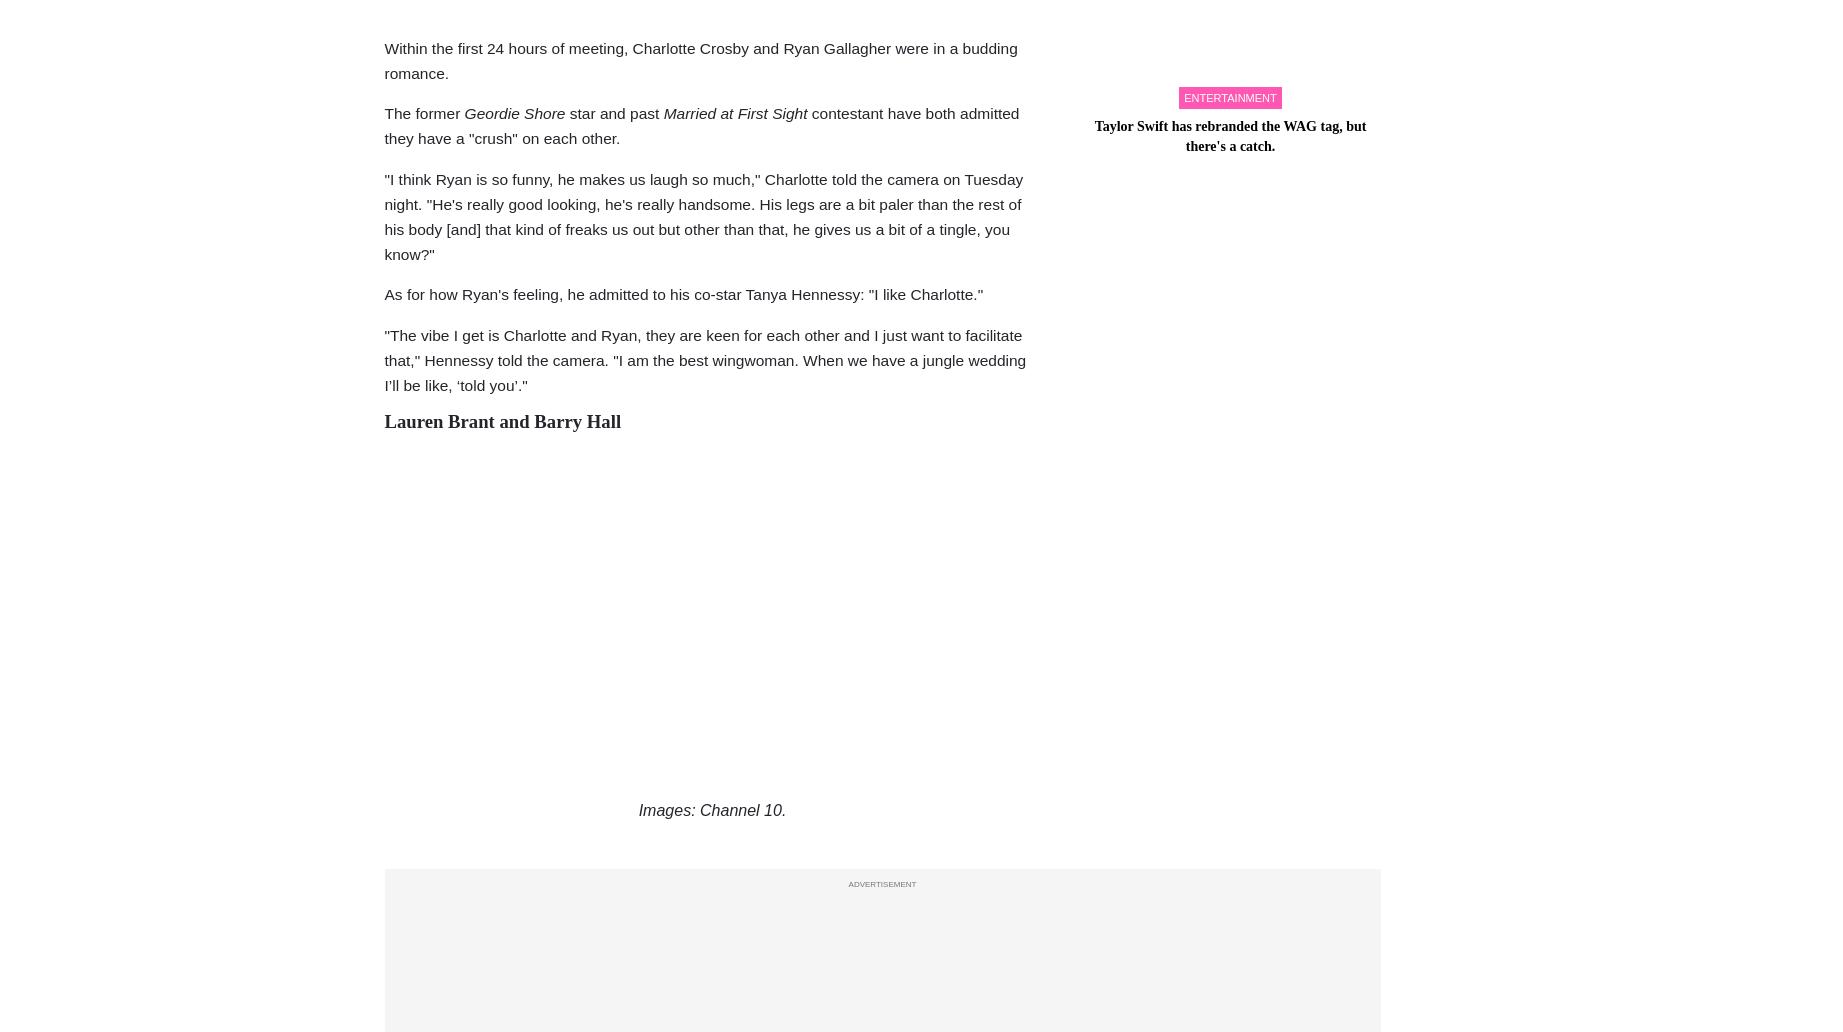 Image resolution: width=1843 pixels, height=1032 pixels. Describe the element at coordinates (502, 419) in the screenshot. I see `'Lauren Brant and Barry Hall'` at that location.